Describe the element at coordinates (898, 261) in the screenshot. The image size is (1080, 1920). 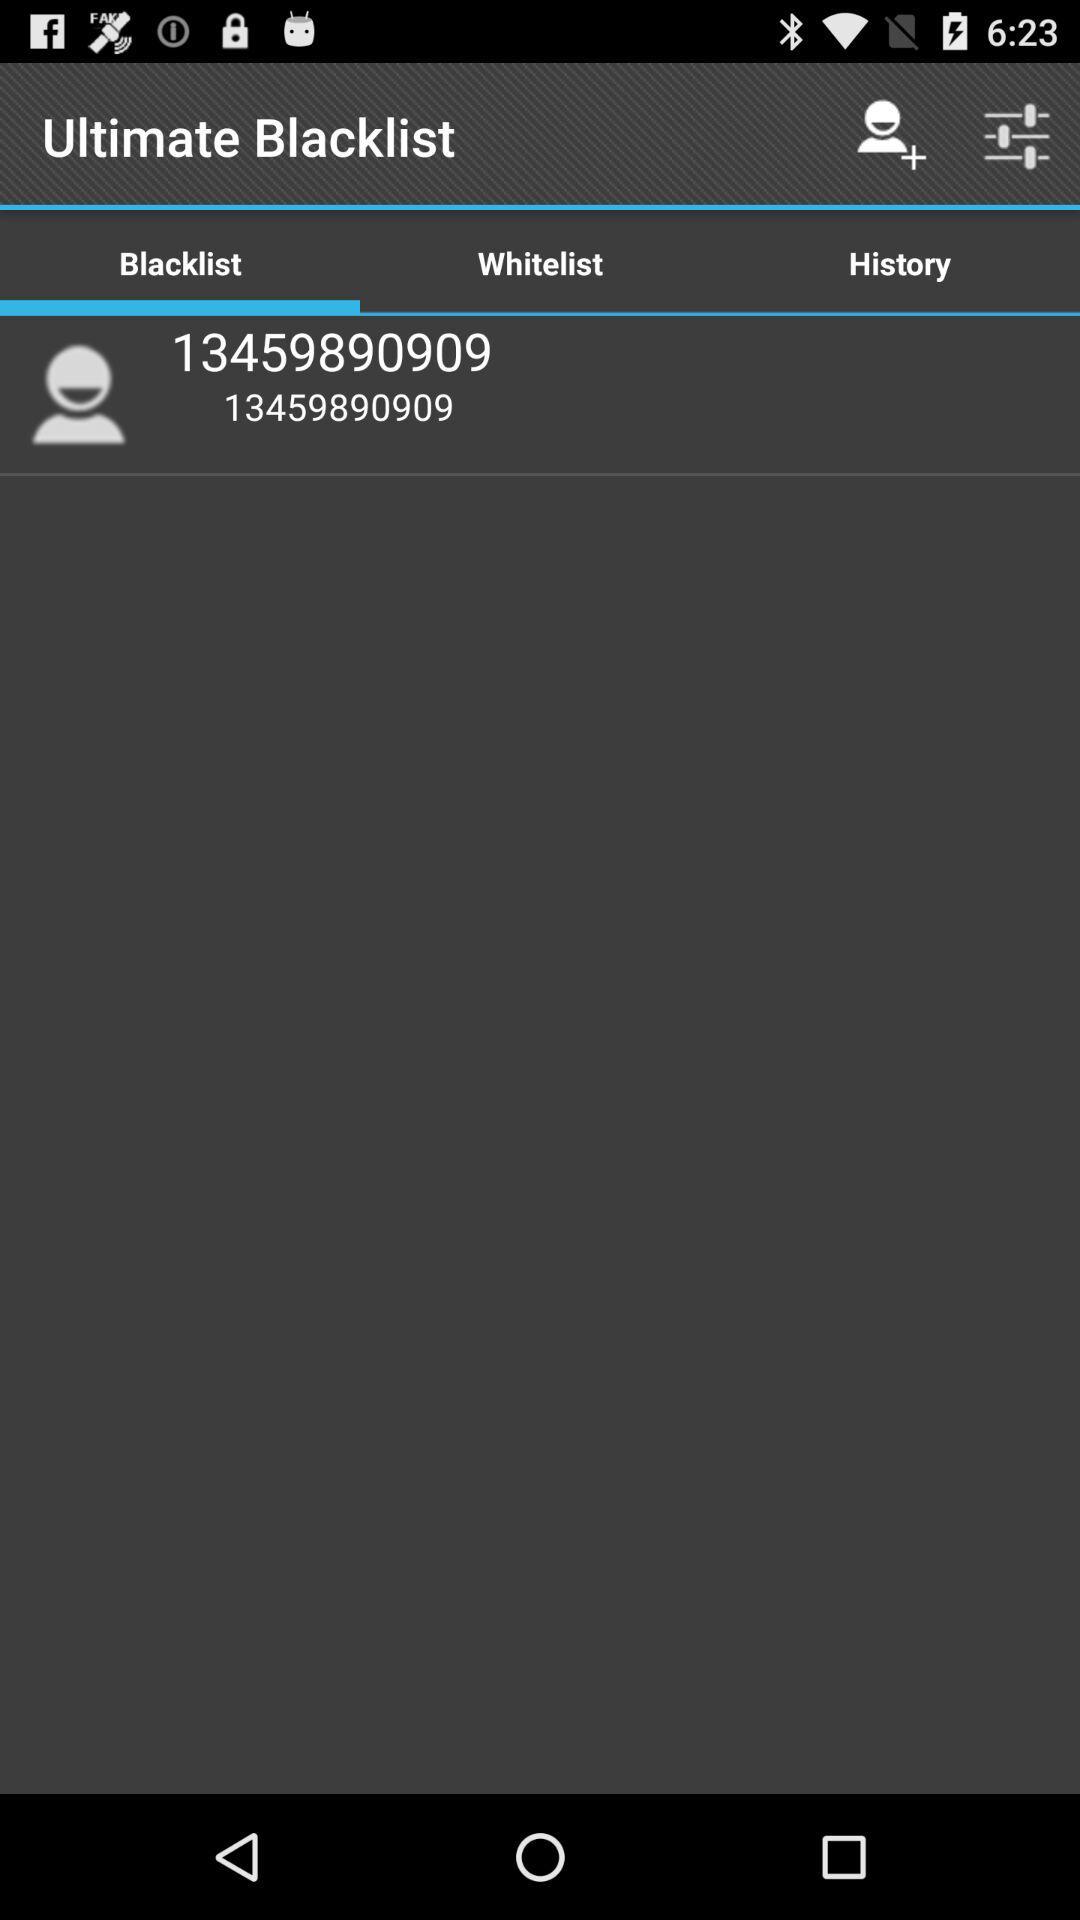
I see `the history icon` at that location.